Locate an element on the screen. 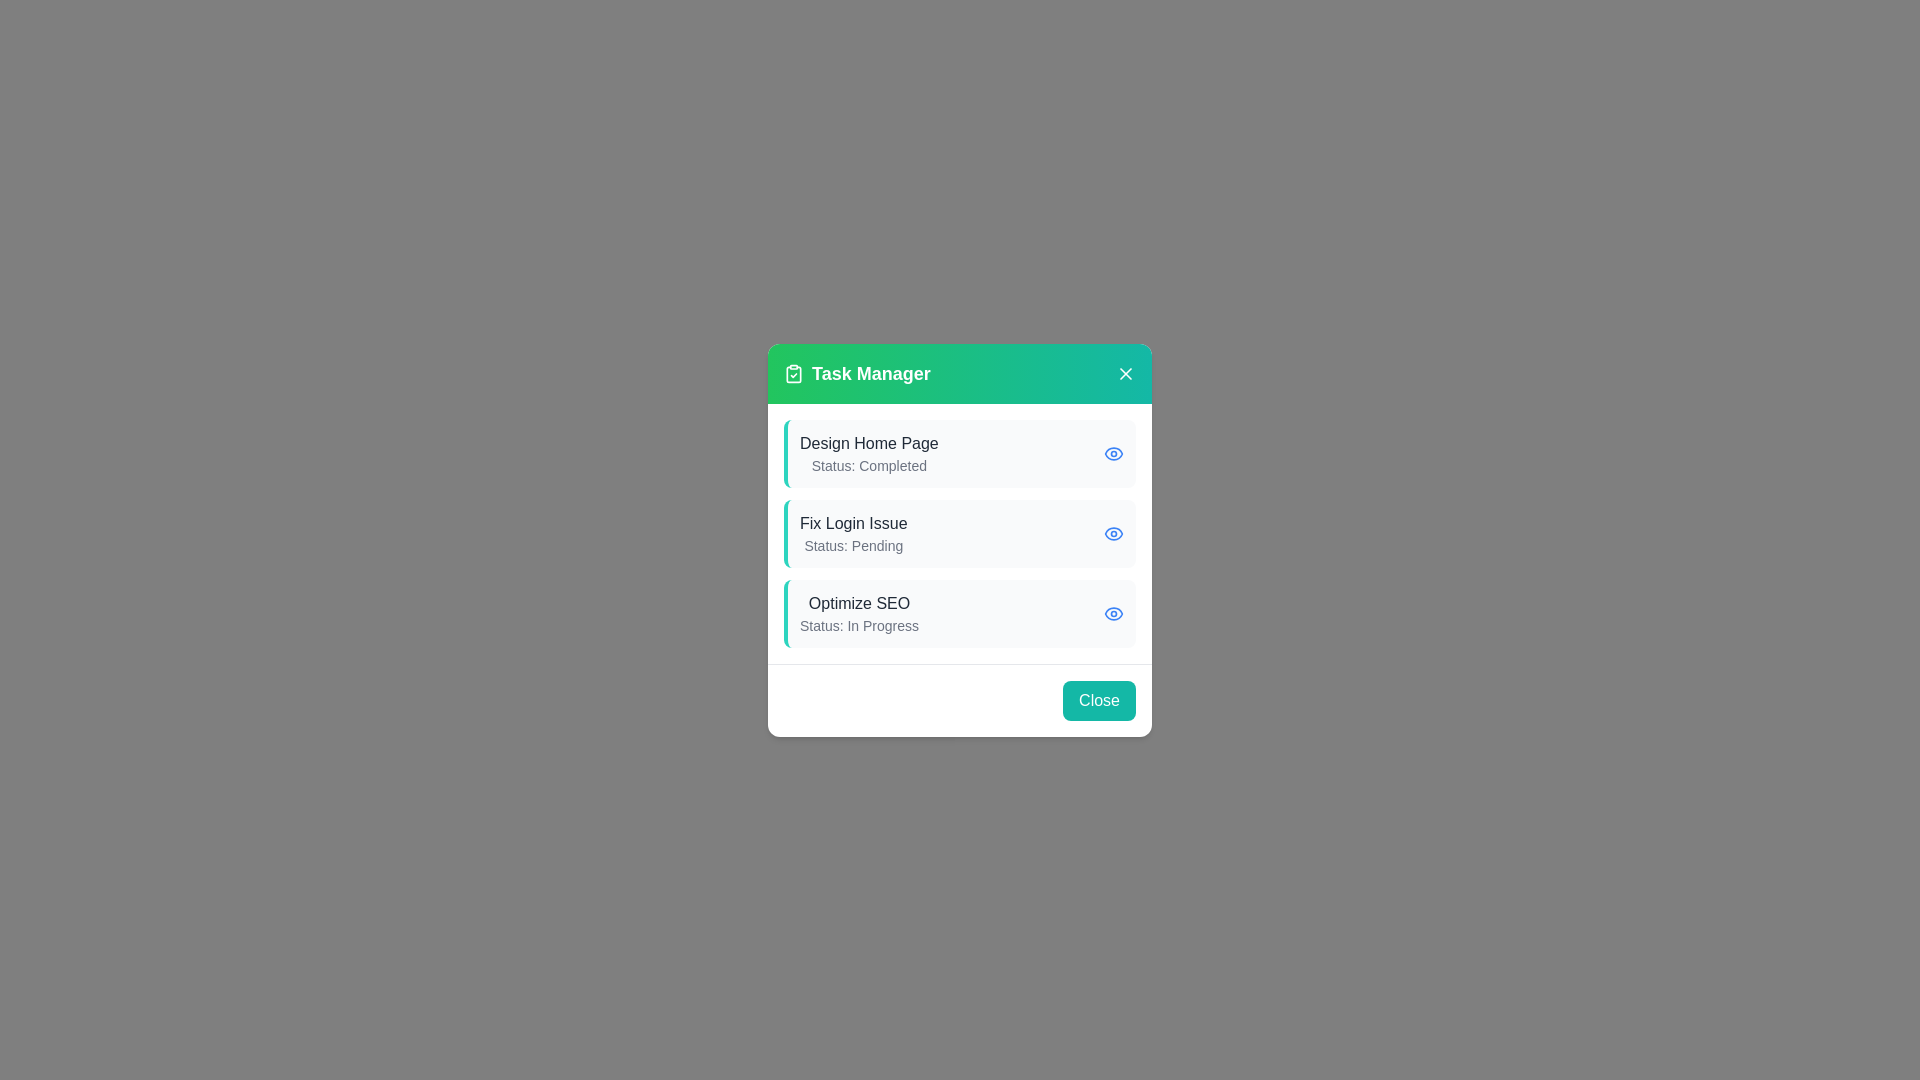 The height and width of the screenshot is (1080, 1920). the close button icon located in the top-right corner of the 'Task Manager' header panel is located at coordinates (1126, 373).